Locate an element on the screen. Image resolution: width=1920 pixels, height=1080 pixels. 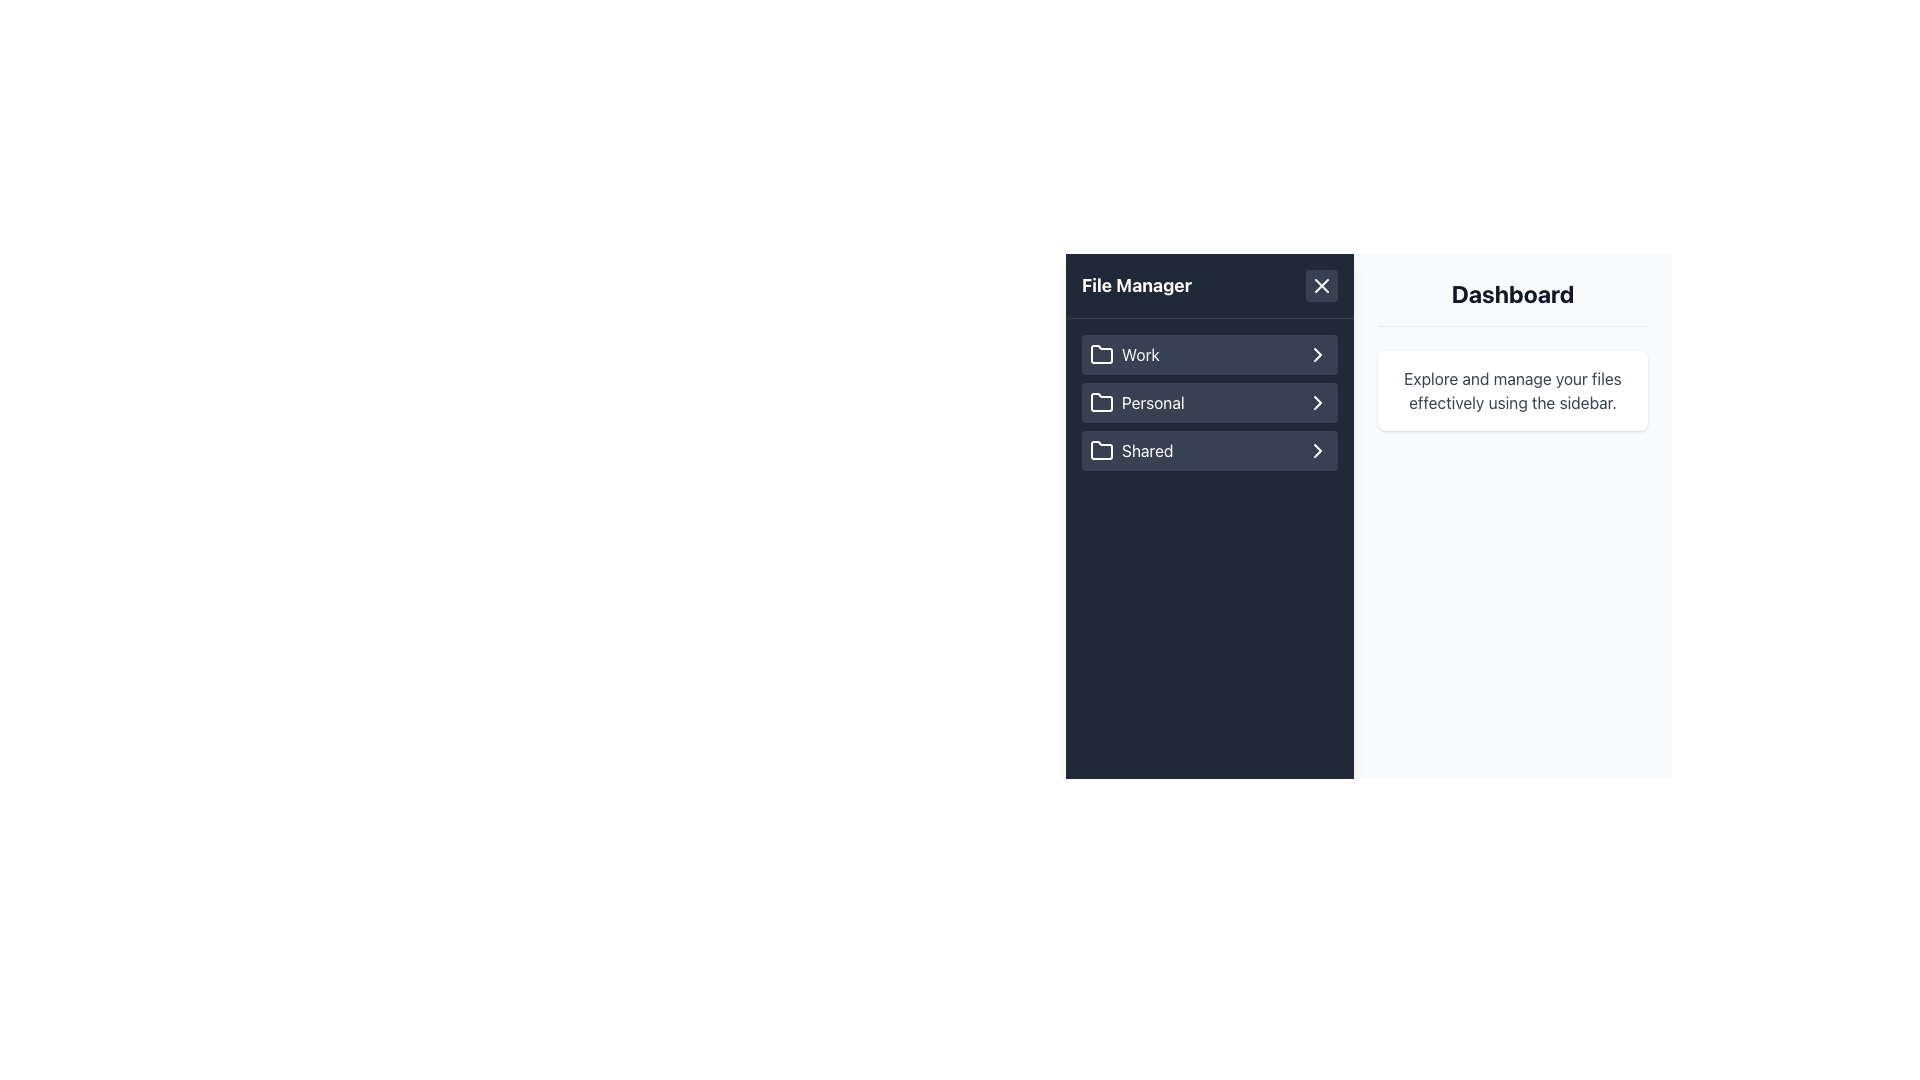
the diagonal line icon resembling a small portion of an 'X' shape in the top-right corner of the 'File Manager' sidebar is located at coordinates (1321, 285).